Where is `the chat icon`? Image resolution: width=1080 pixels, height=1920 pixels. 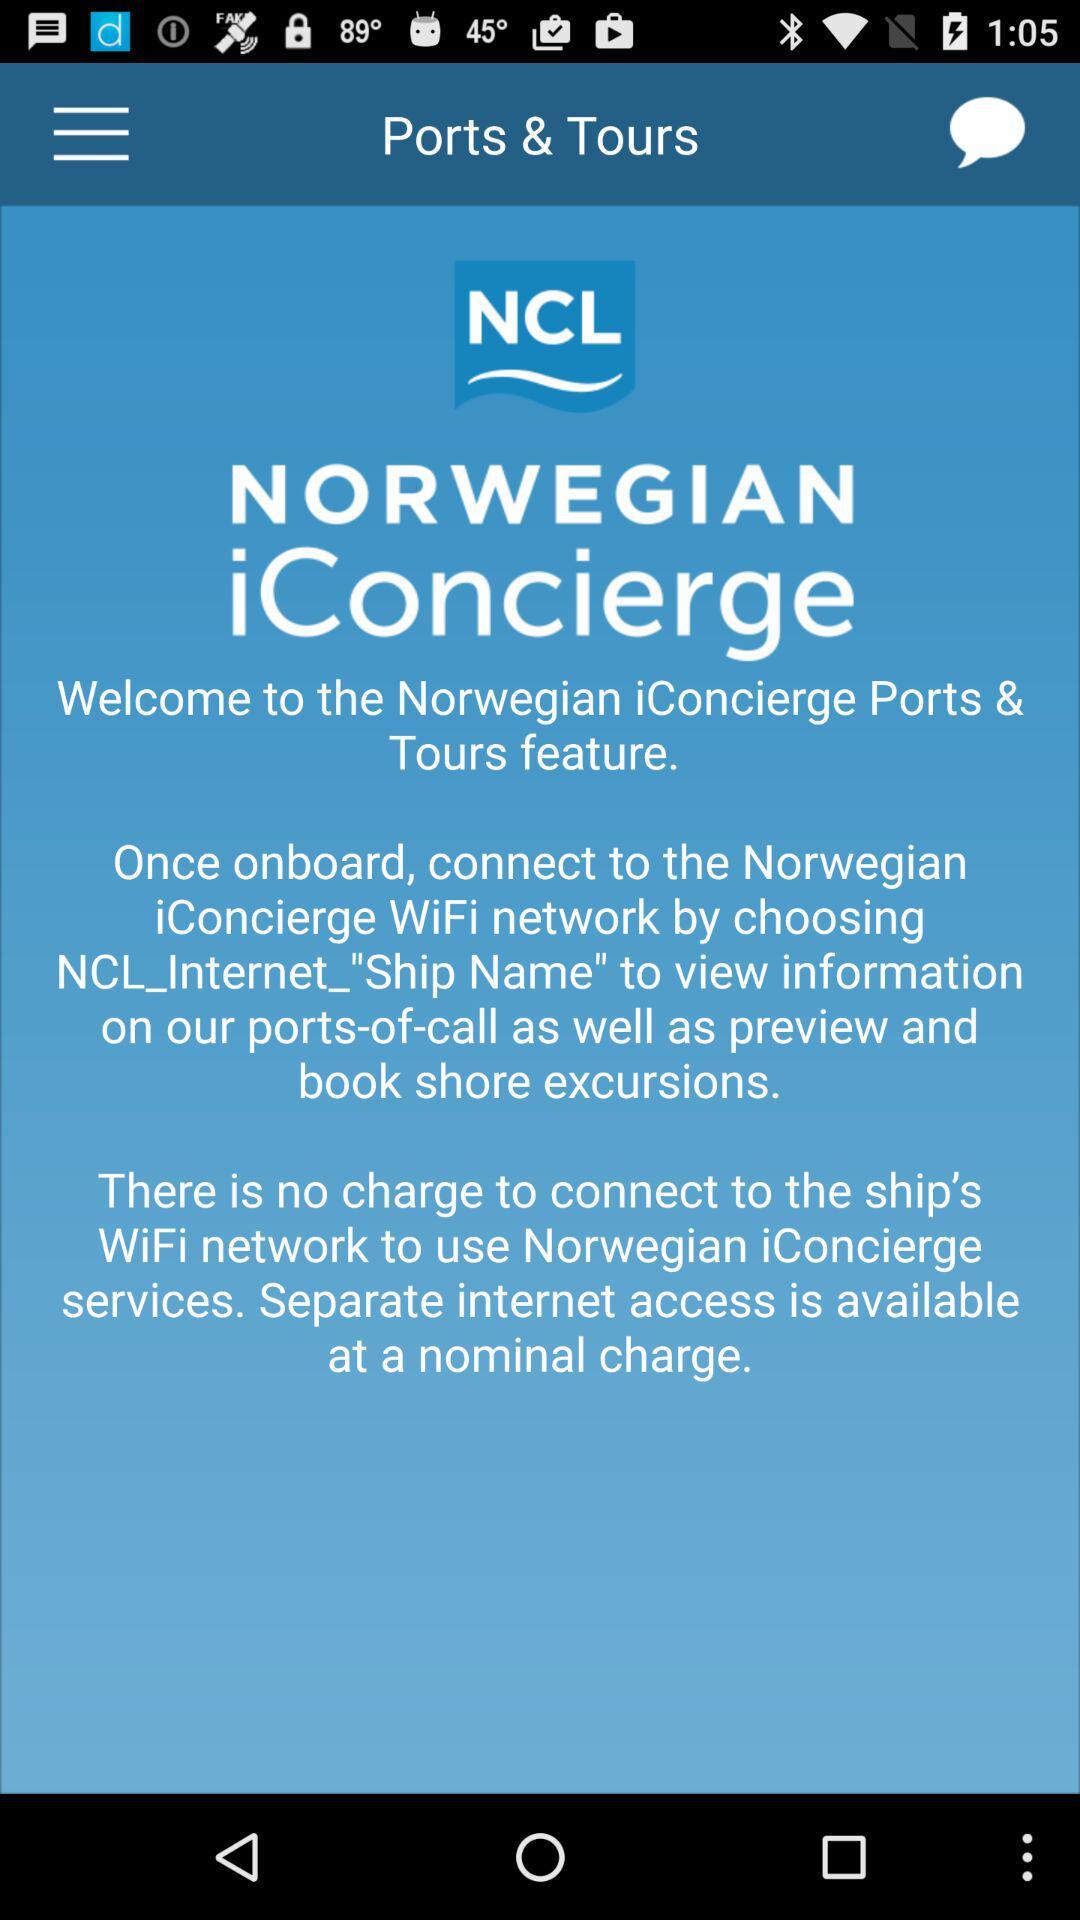 the chat icon is located at coordinates (987, 142).